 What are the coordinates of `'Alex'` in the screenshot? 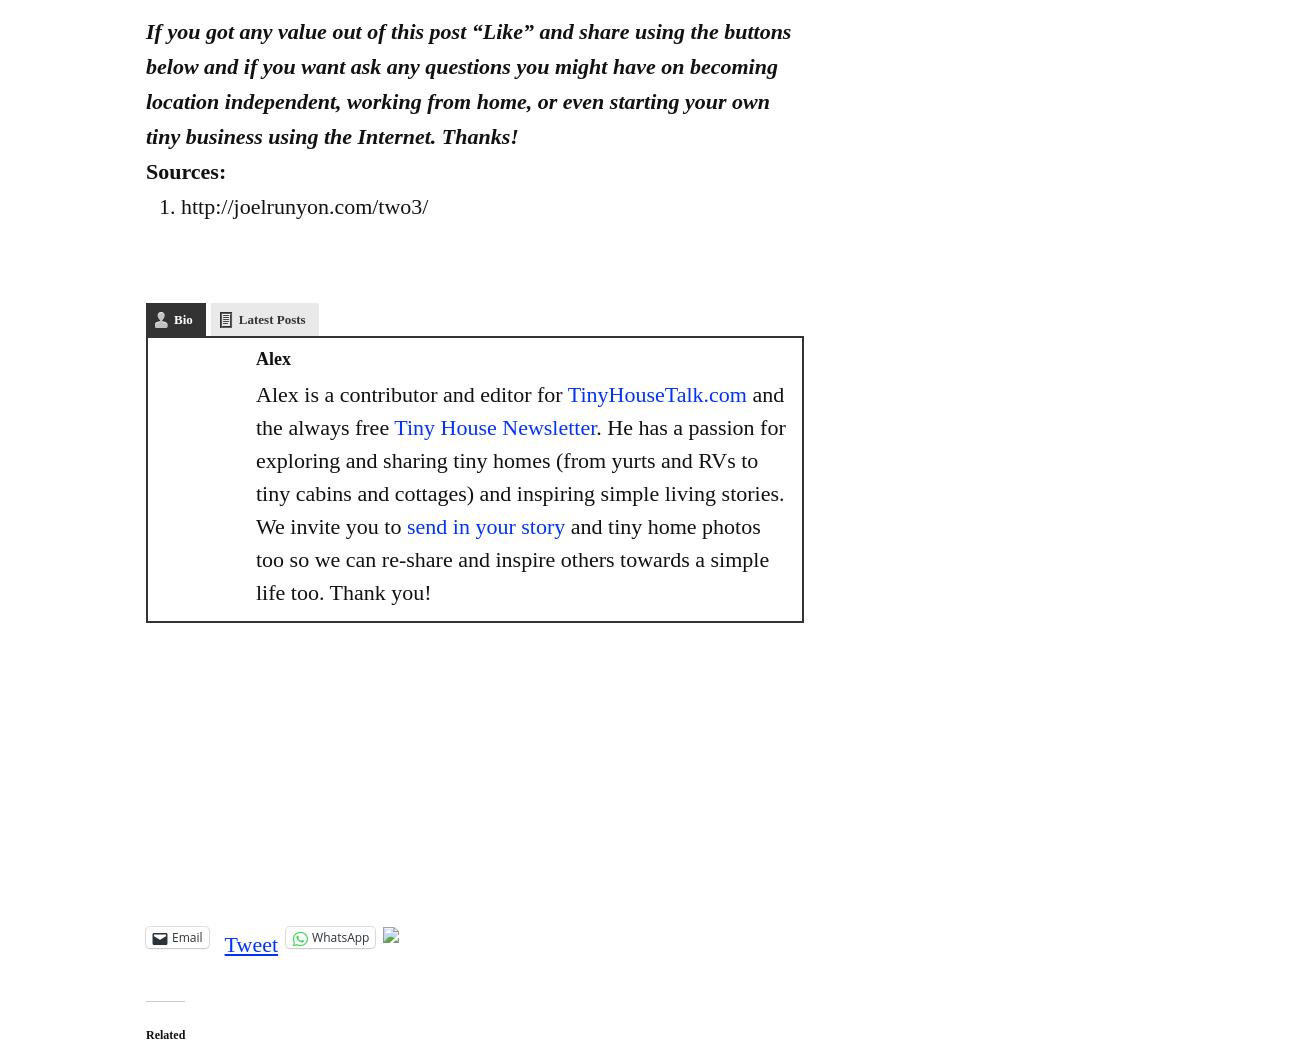 It's located at (254, 359).